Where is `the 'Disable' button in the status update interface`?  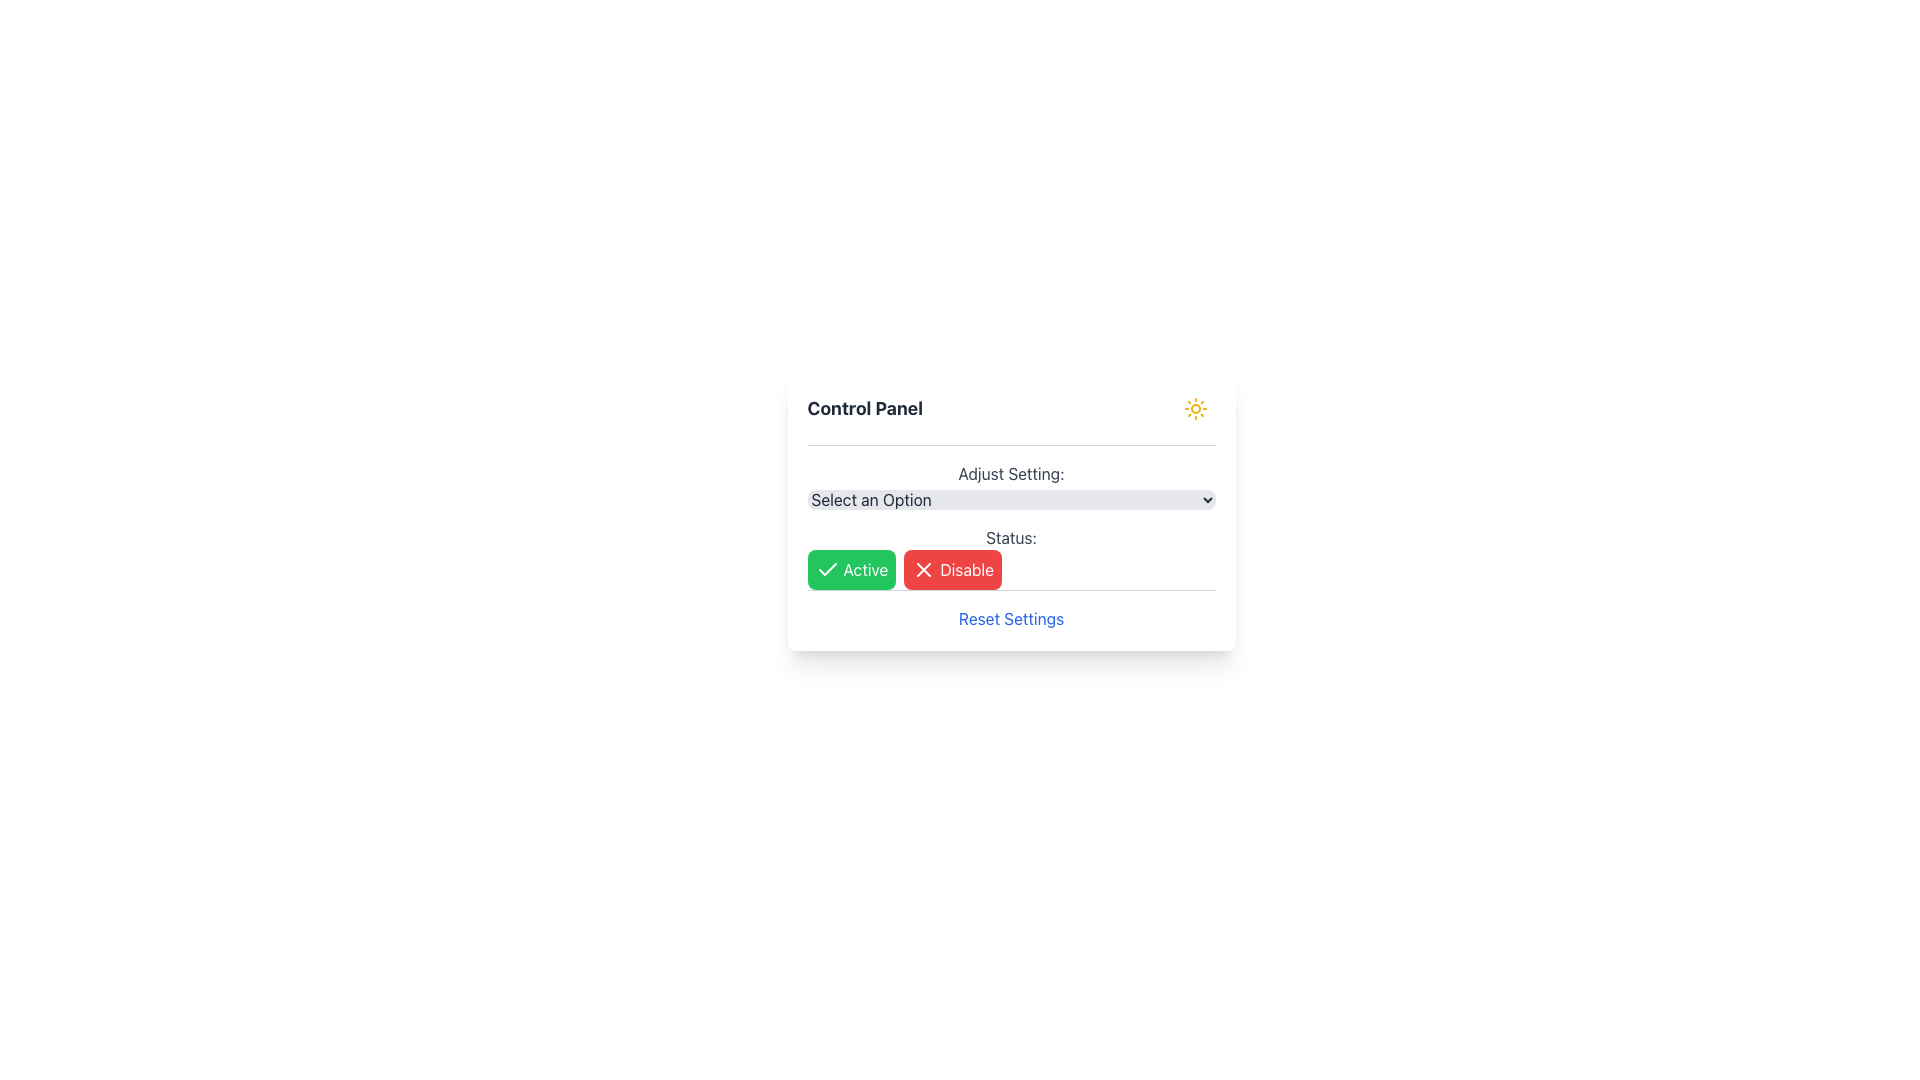
the 'Disable' button in the status update interface is located at coordinates (1011, 558).